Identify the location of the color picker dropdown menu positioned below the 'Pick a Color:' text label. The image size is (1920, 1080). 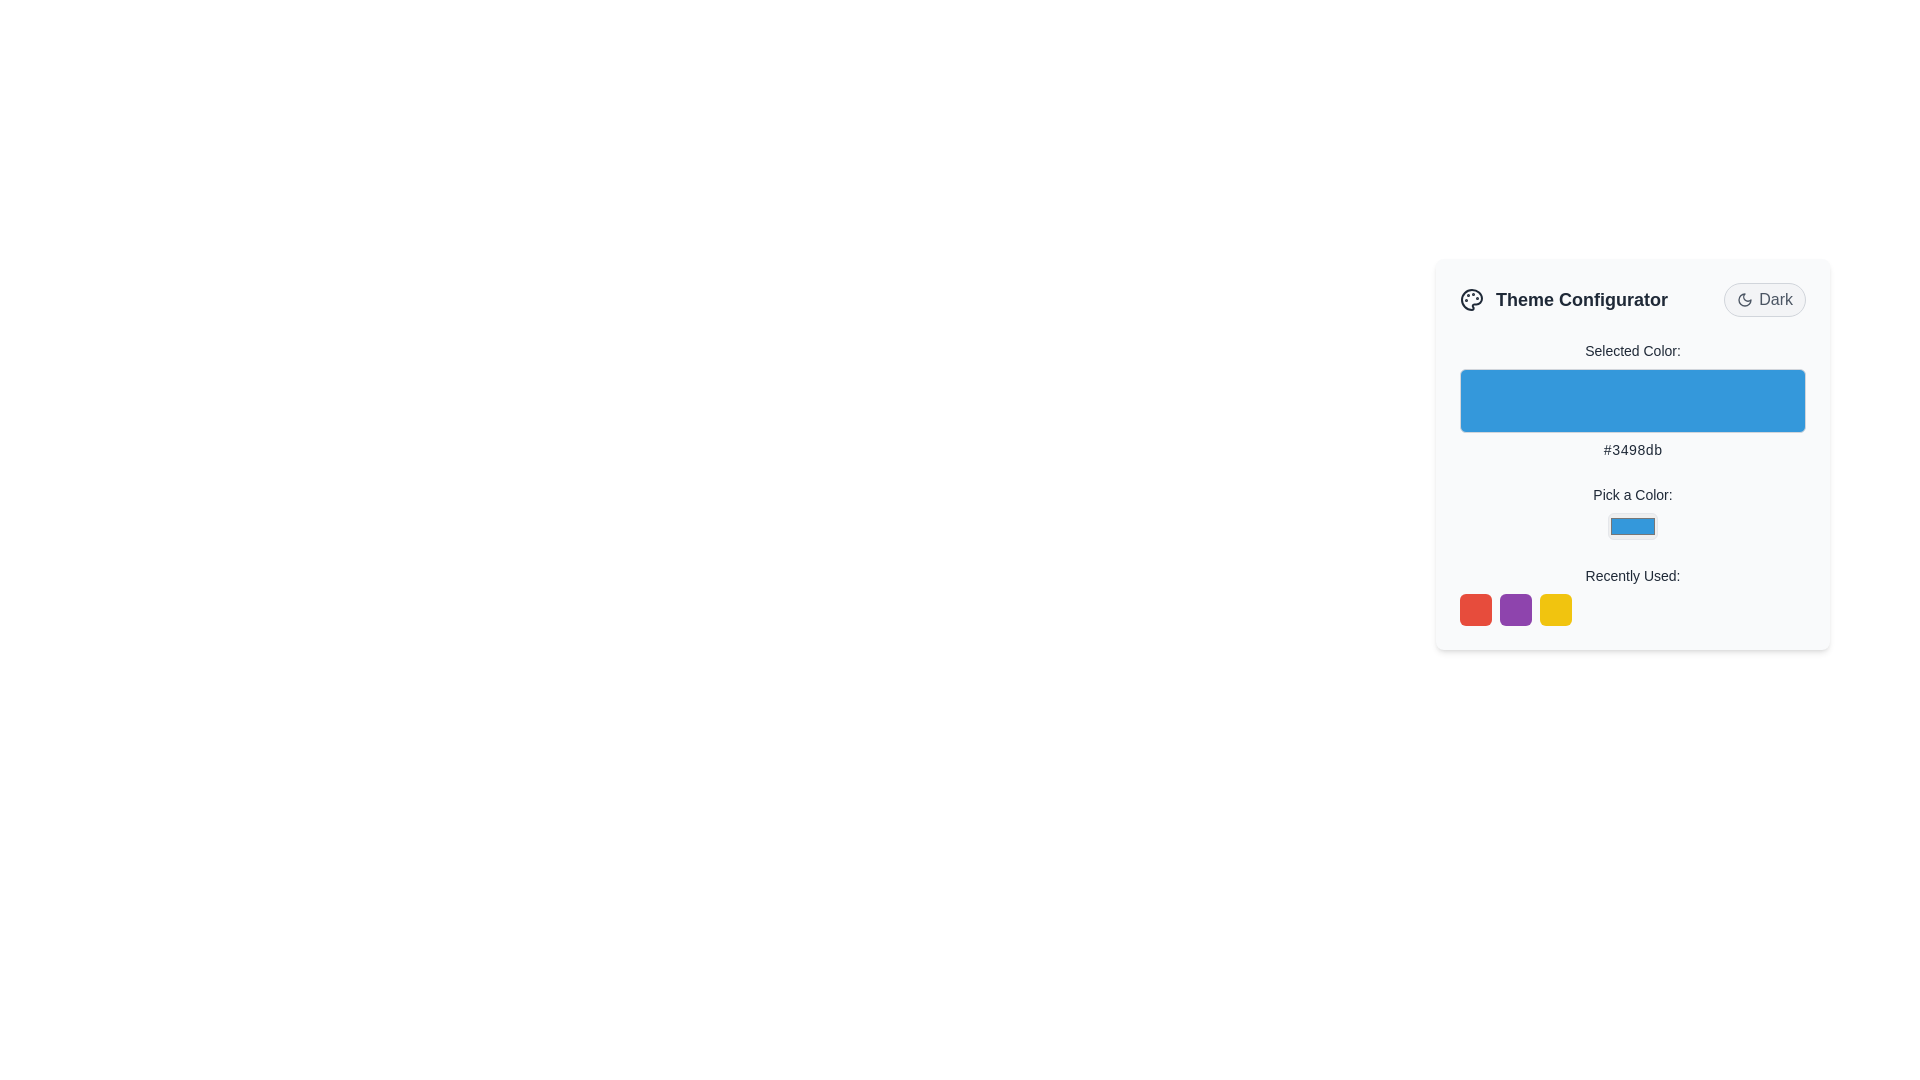
(1632, 483).